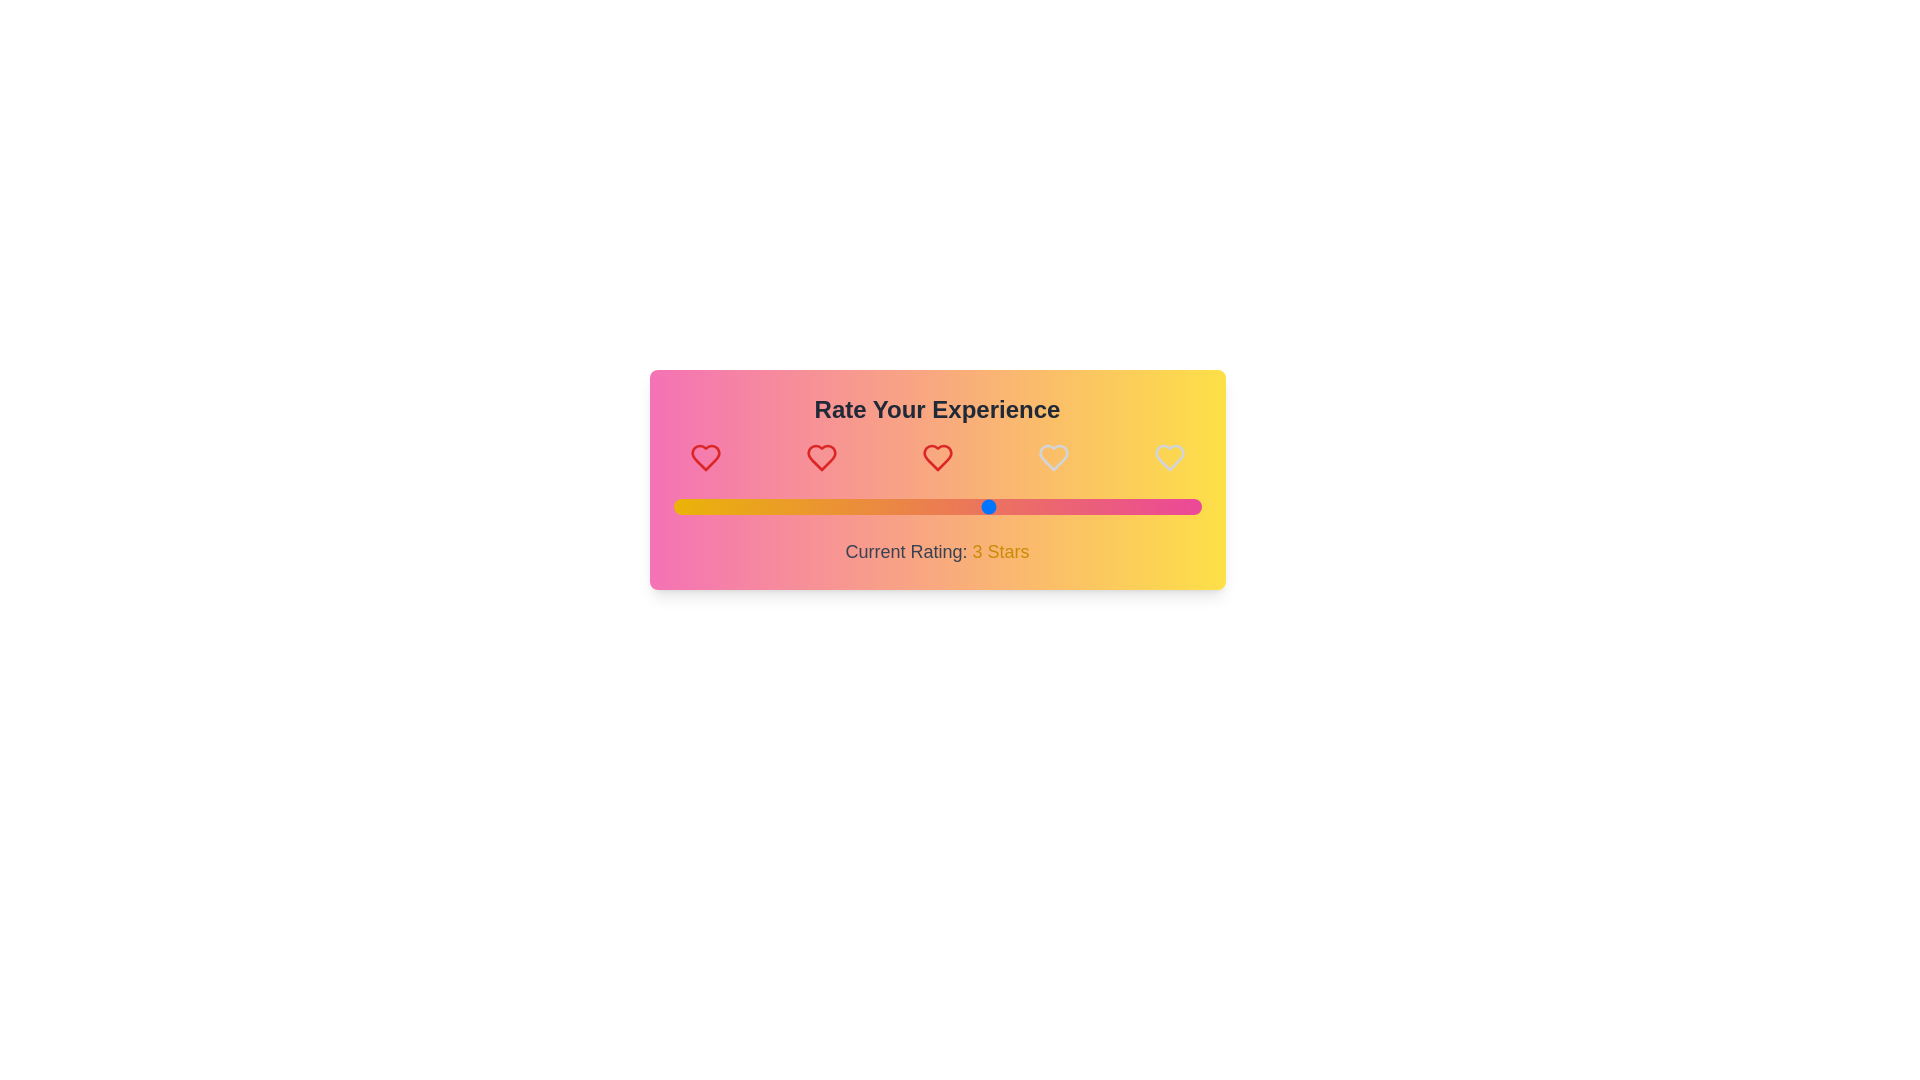 This screenshot has height=1080, width=1920. I want to click on the rating slider to 0 stars, so click(673, 505).